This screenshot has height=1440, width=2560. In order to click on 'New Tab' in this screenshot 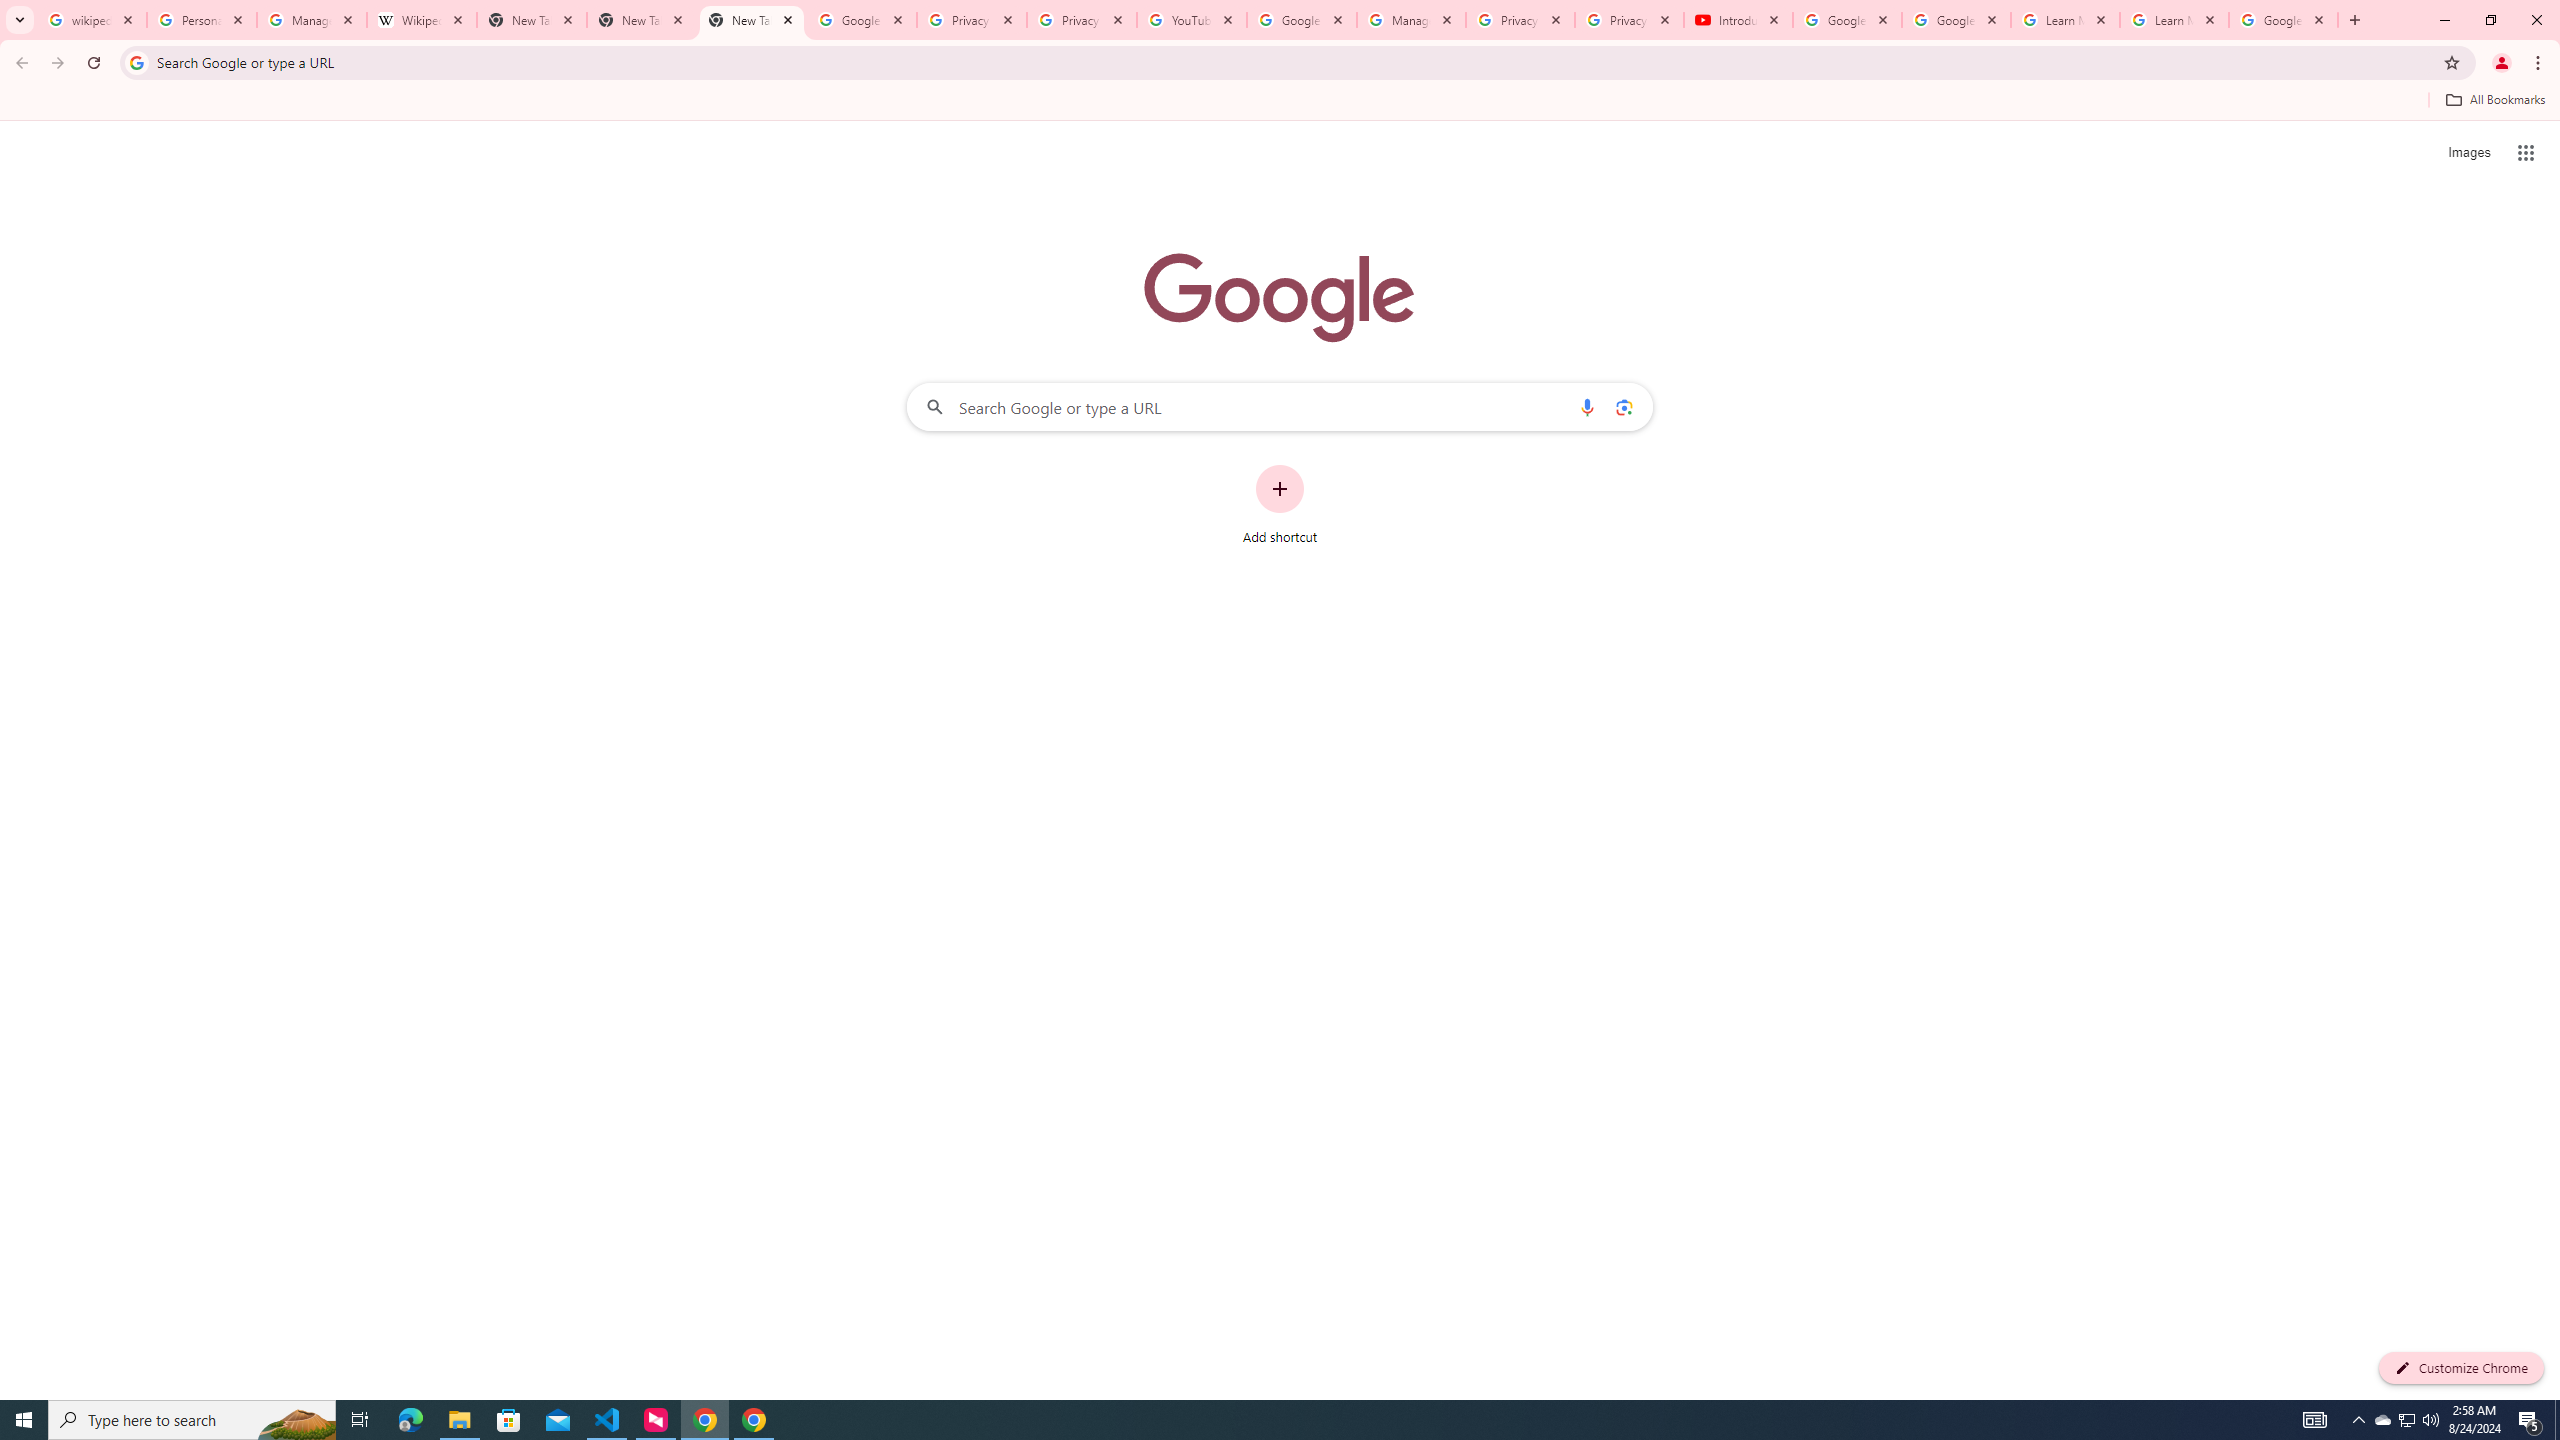, I will do `click(751, 19)`.